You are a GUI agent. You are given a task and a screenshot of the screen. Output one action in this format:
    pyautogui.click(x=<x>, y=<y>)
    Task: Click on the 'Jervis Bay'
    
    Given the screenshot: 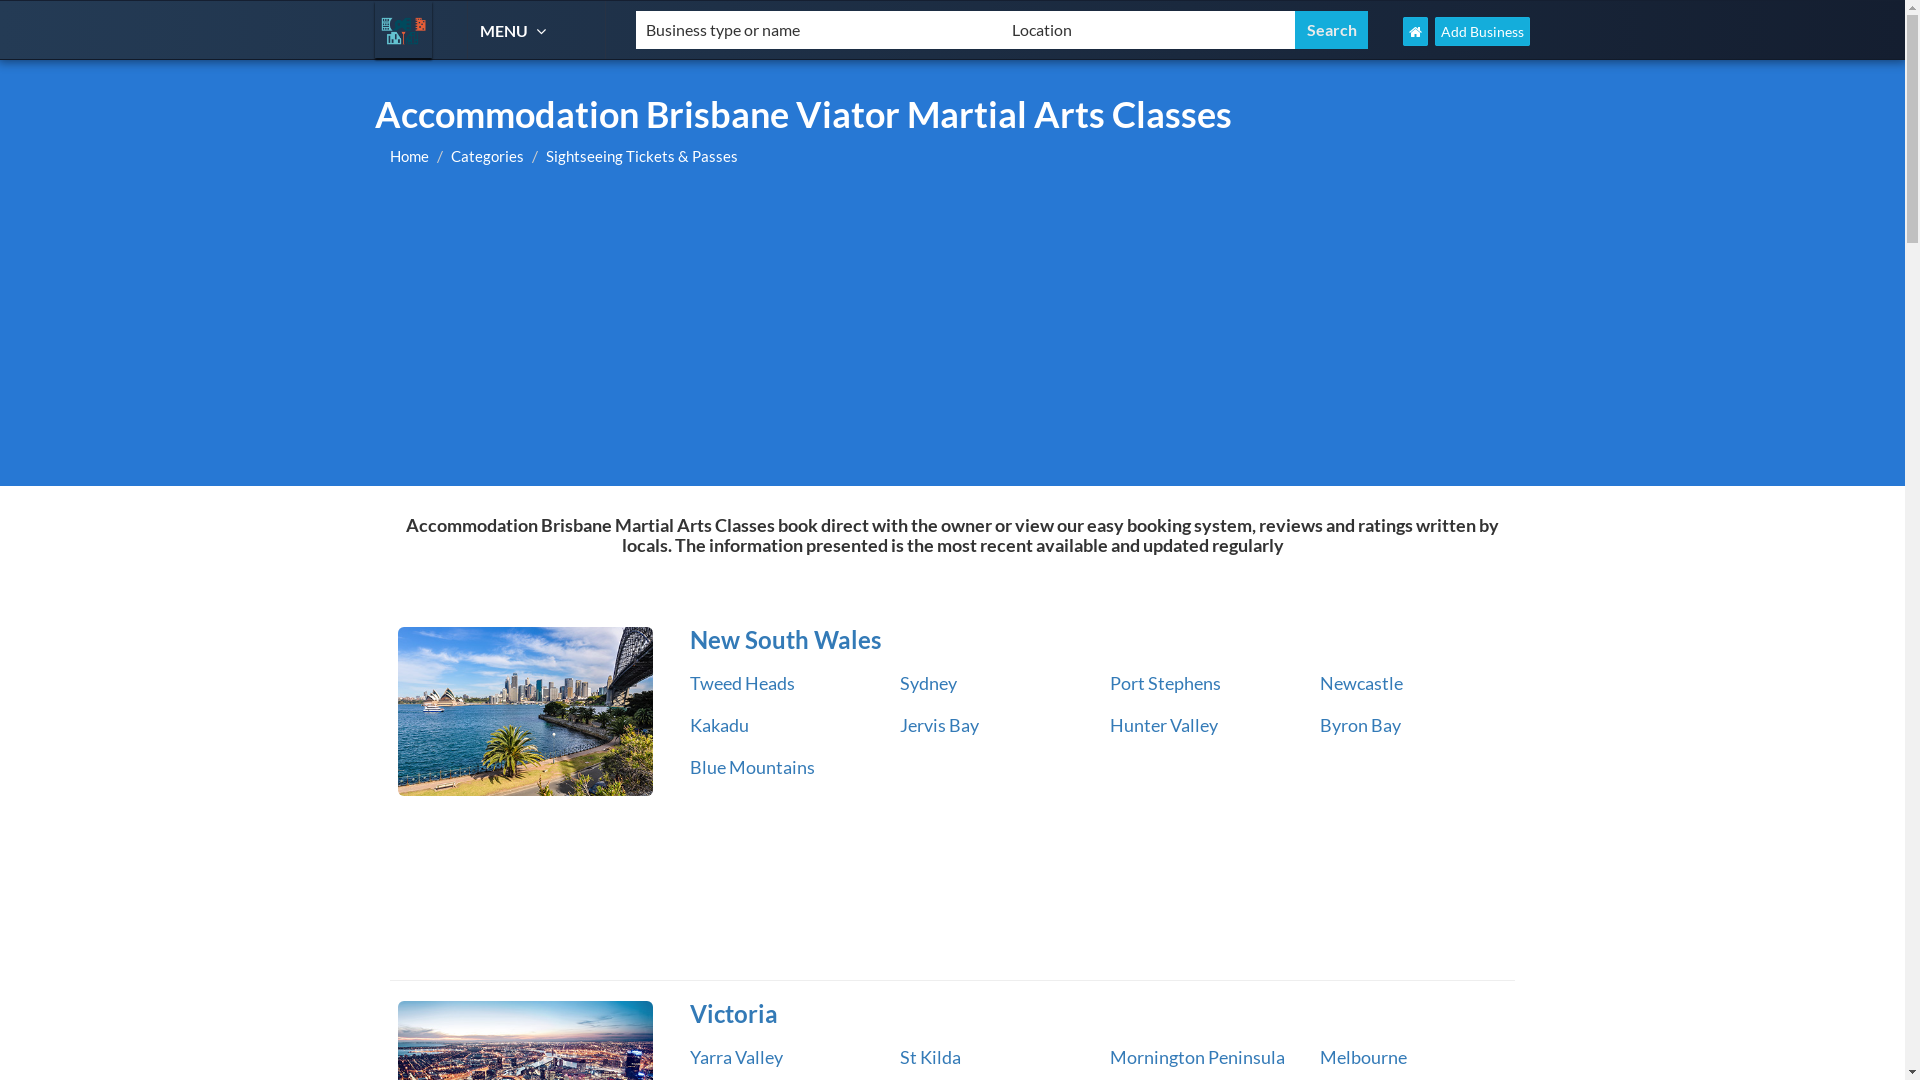 What is the action you would take?
    pyautogui.click(x=938, y=725)
    